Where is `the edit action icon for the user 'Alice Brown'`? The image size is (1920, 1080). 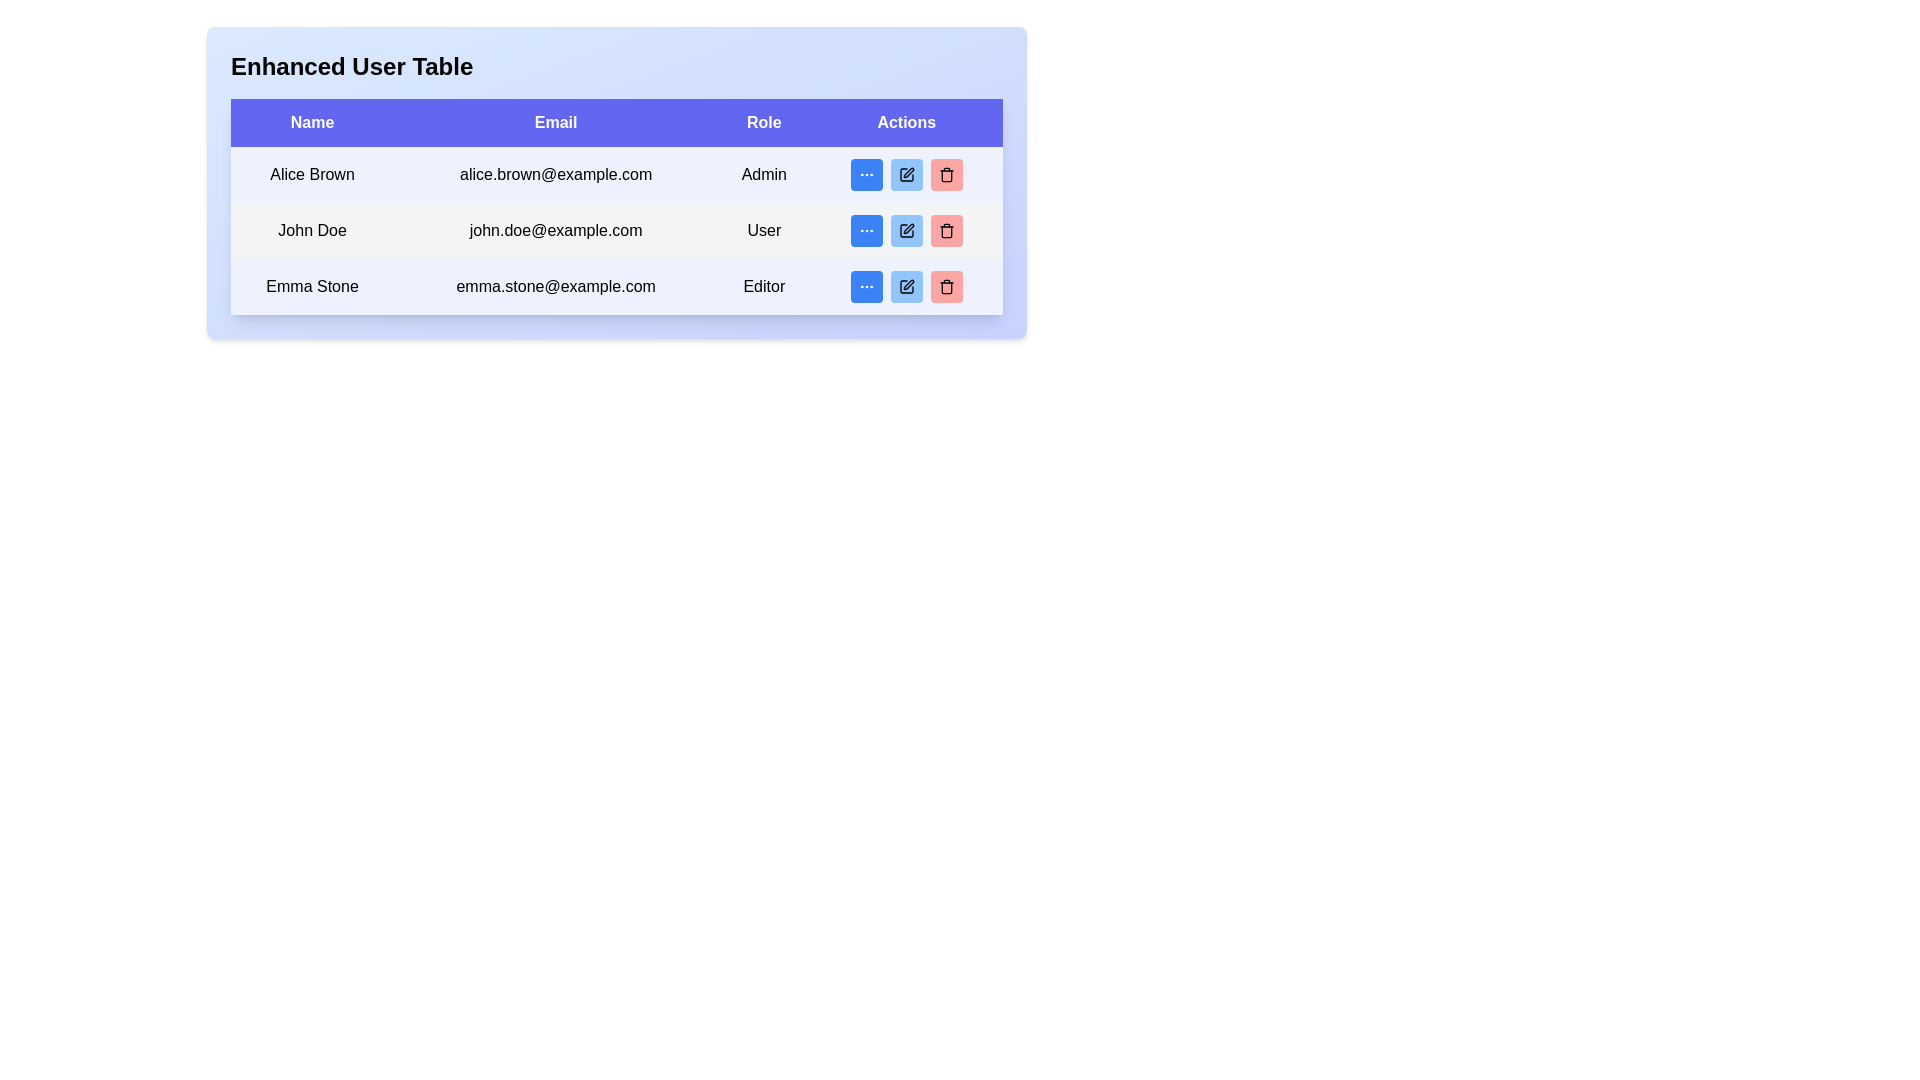
the edit action icon for the user 'Alice Brown' is located at coordinates (907, 285).